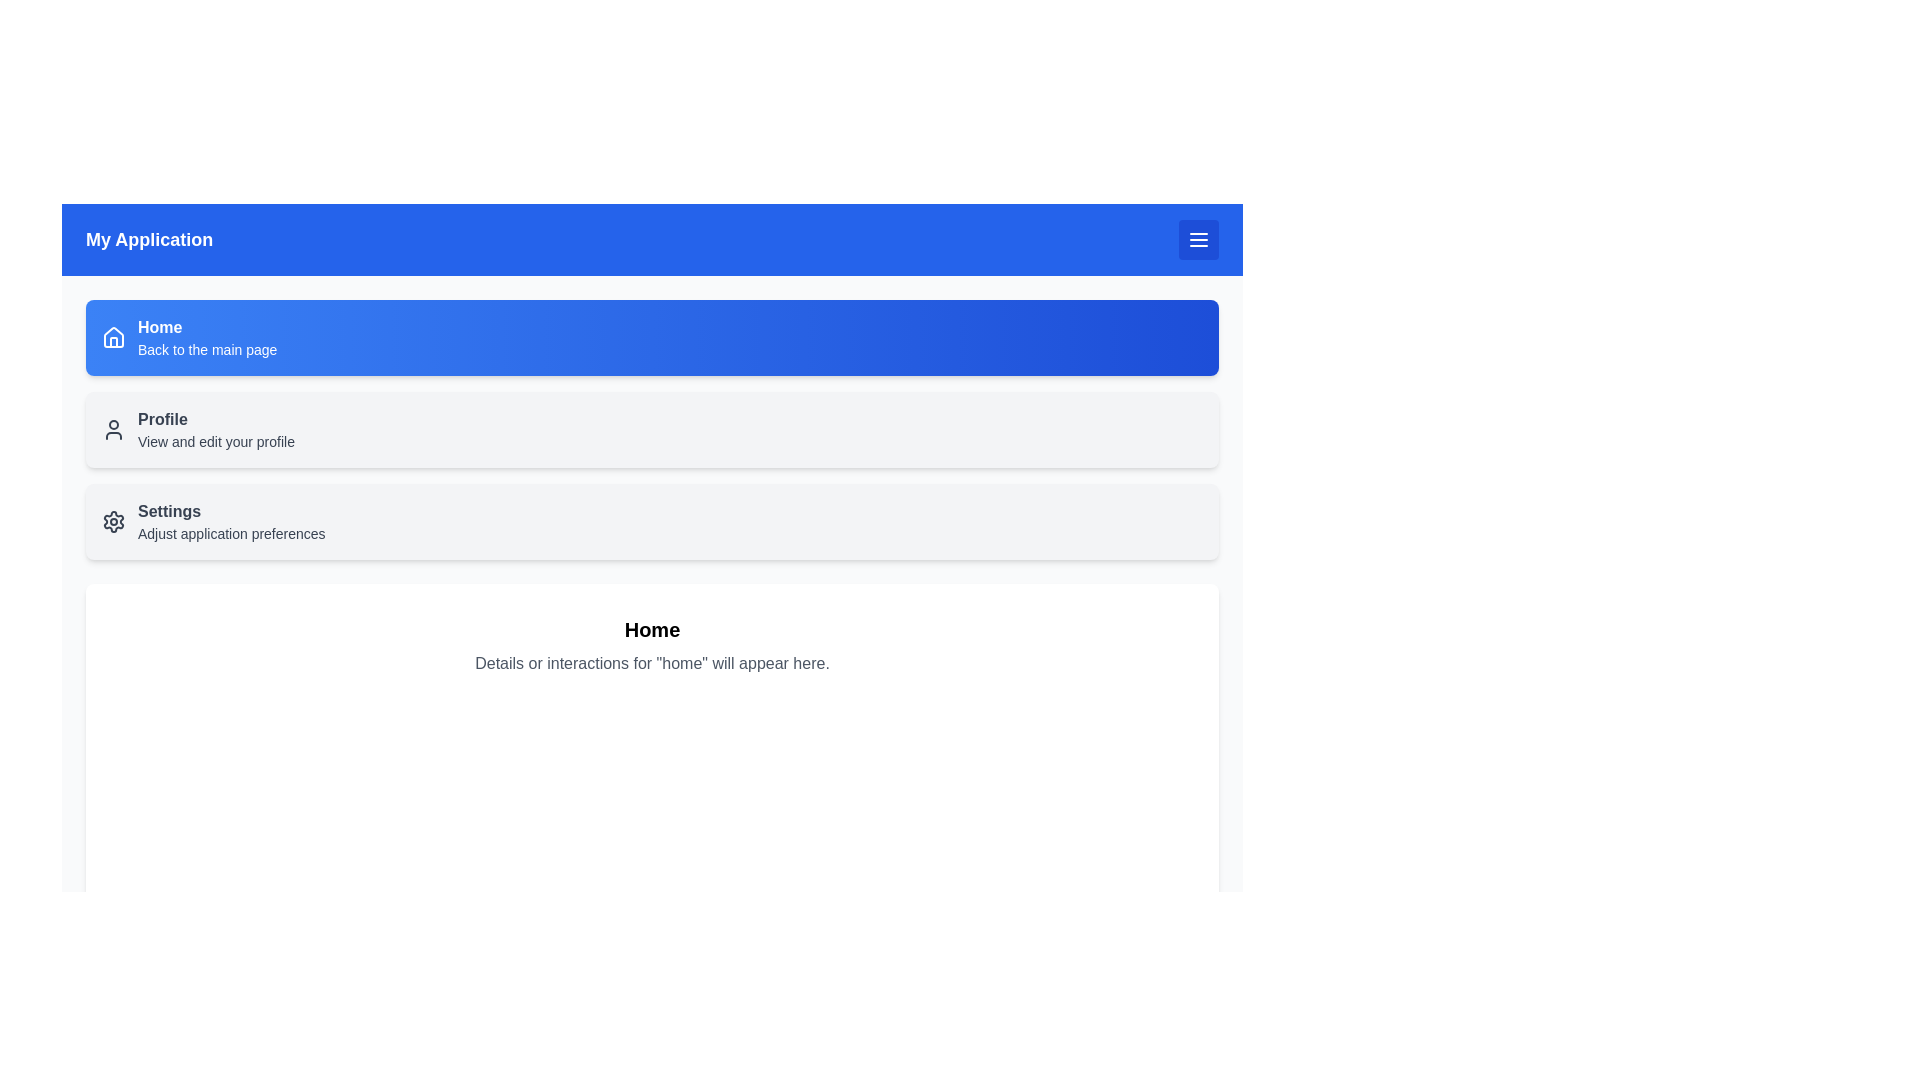  I want to click on the user icon located in the 'Profile' section of the vertical navigation menu, so click(113, 428).